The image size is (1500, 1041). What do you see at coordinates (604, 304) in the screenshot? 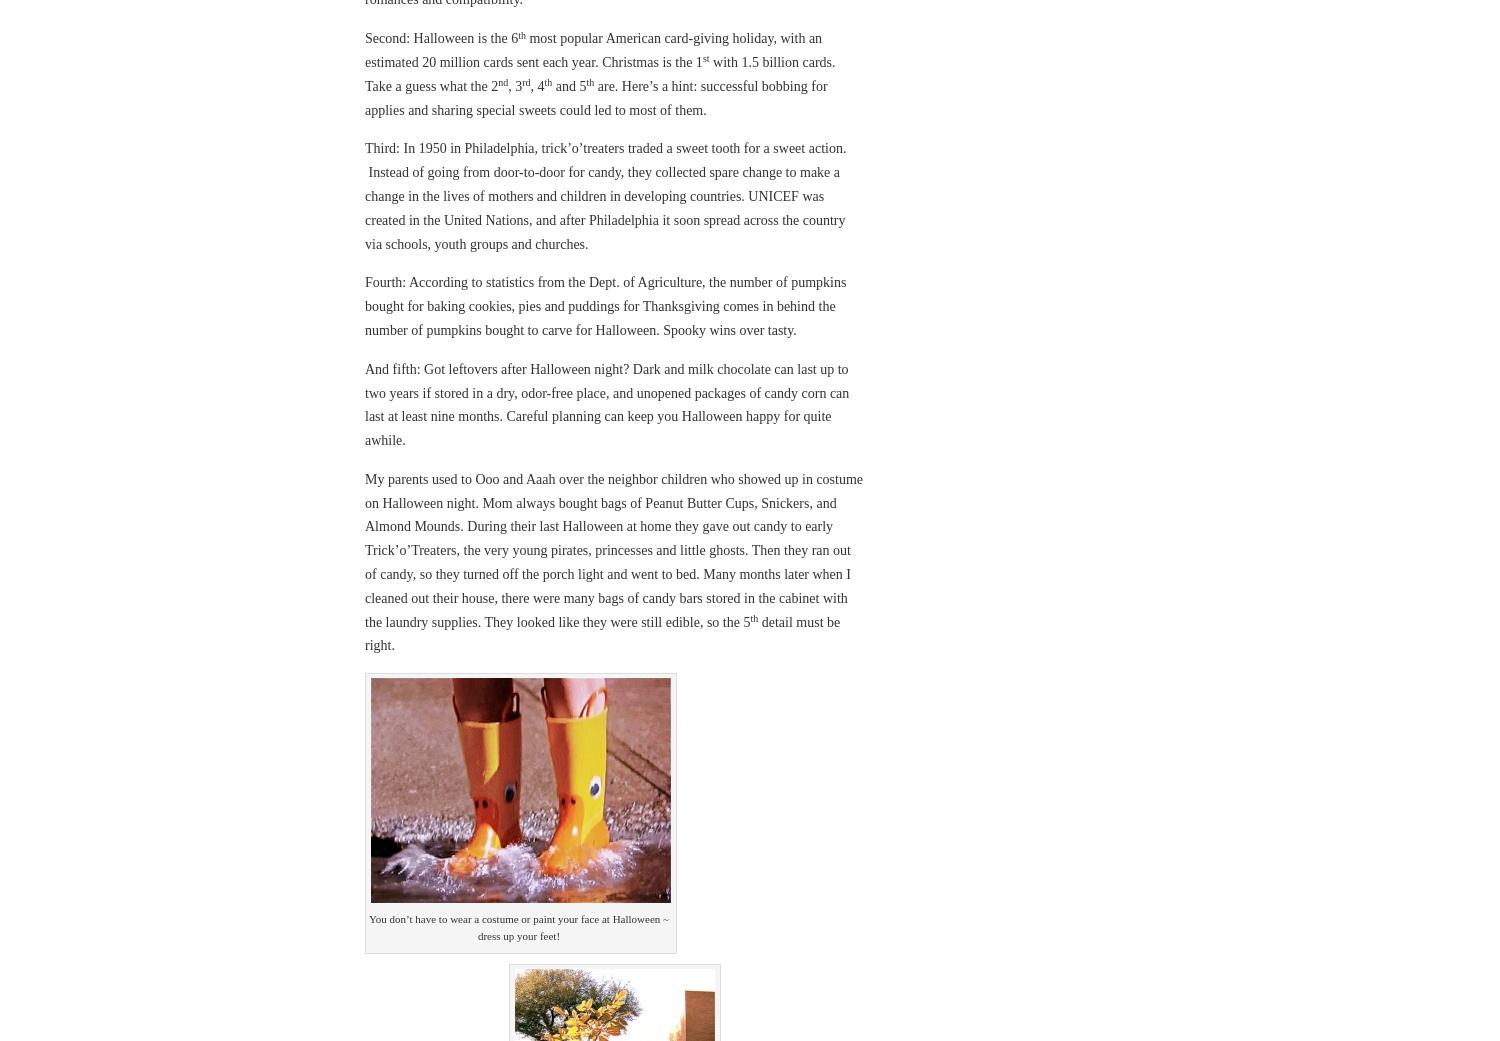
I see `'Fourth: According to statistics from the Dept. of Agriculture, the number of pumpkins bought for baking cookies, pies and puddings for Thanksgiving comes in behind the number of pumpkins bought to carve for Halloween. Spooky wins over tasty.'` at bounding box center [604, 304].